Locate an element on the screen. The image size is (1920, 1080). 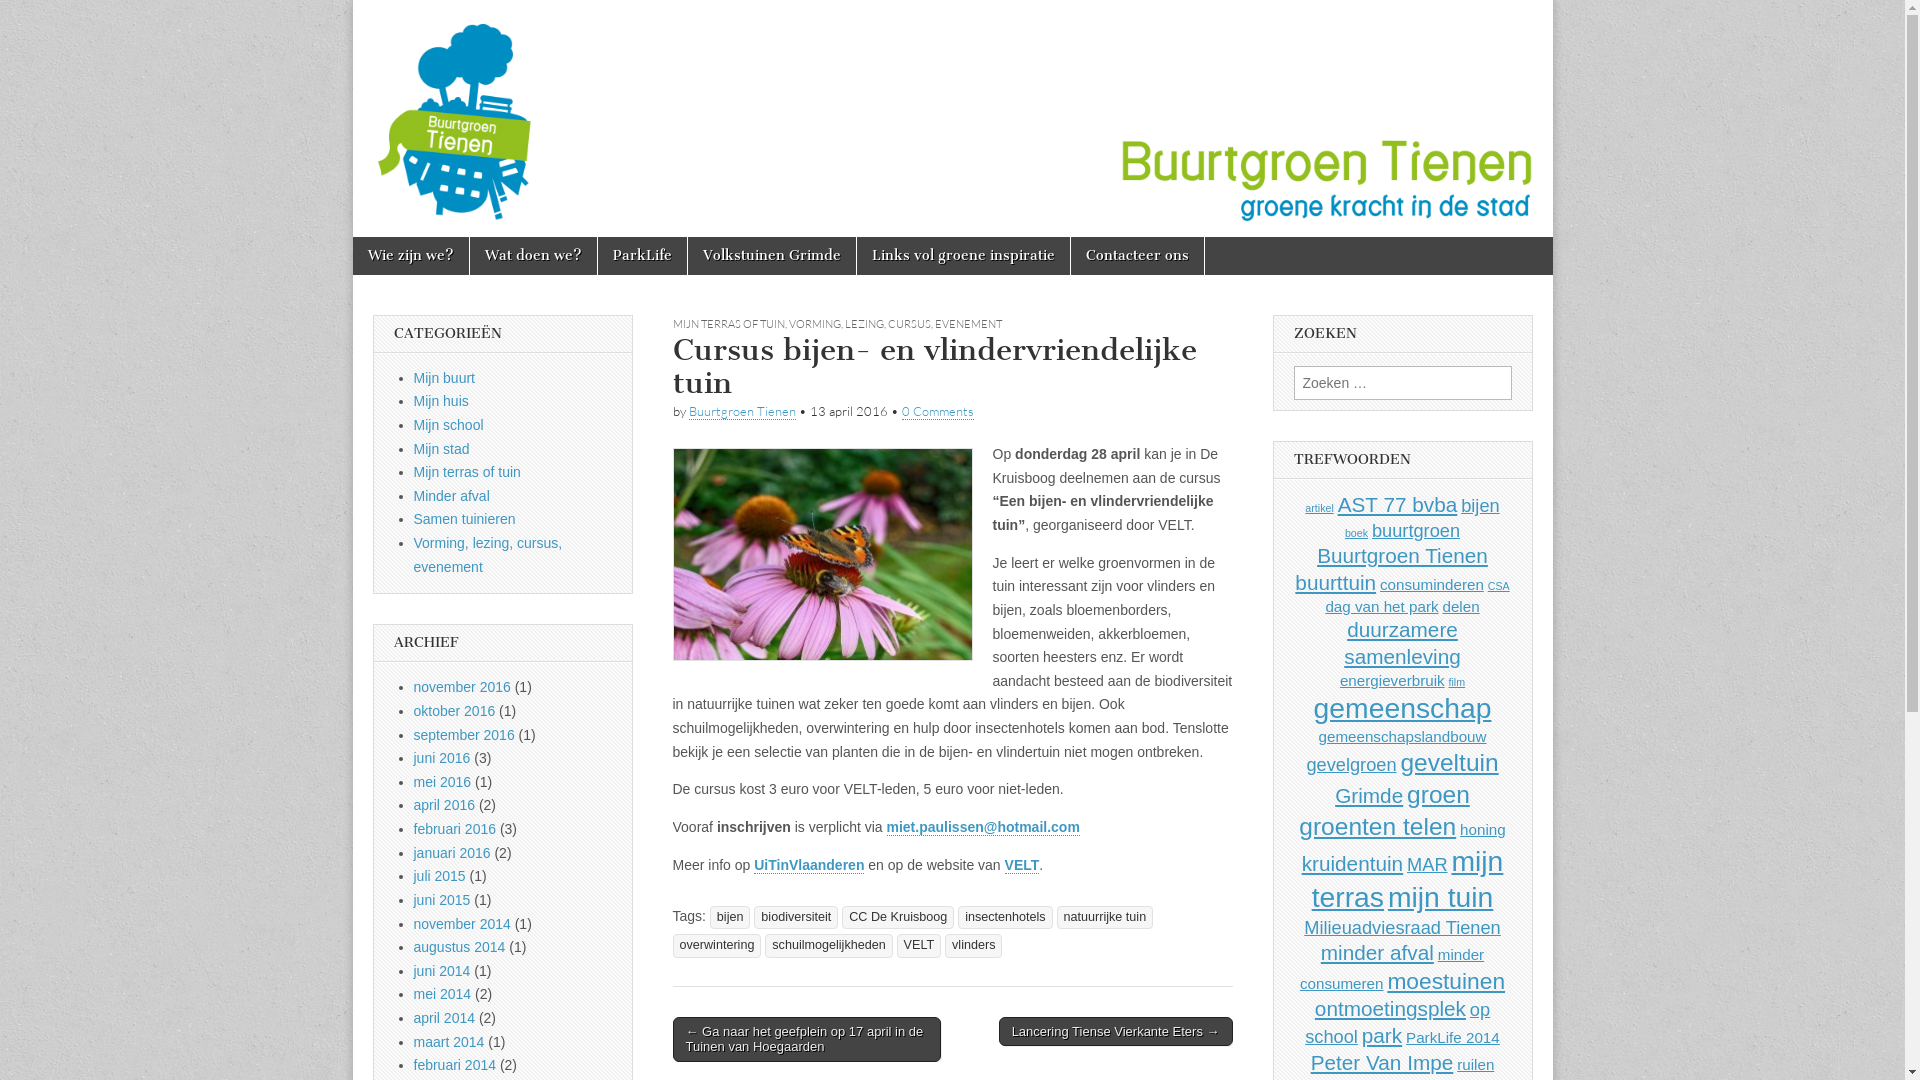
'Wat doen we?' is located at coordinates (533, 254).